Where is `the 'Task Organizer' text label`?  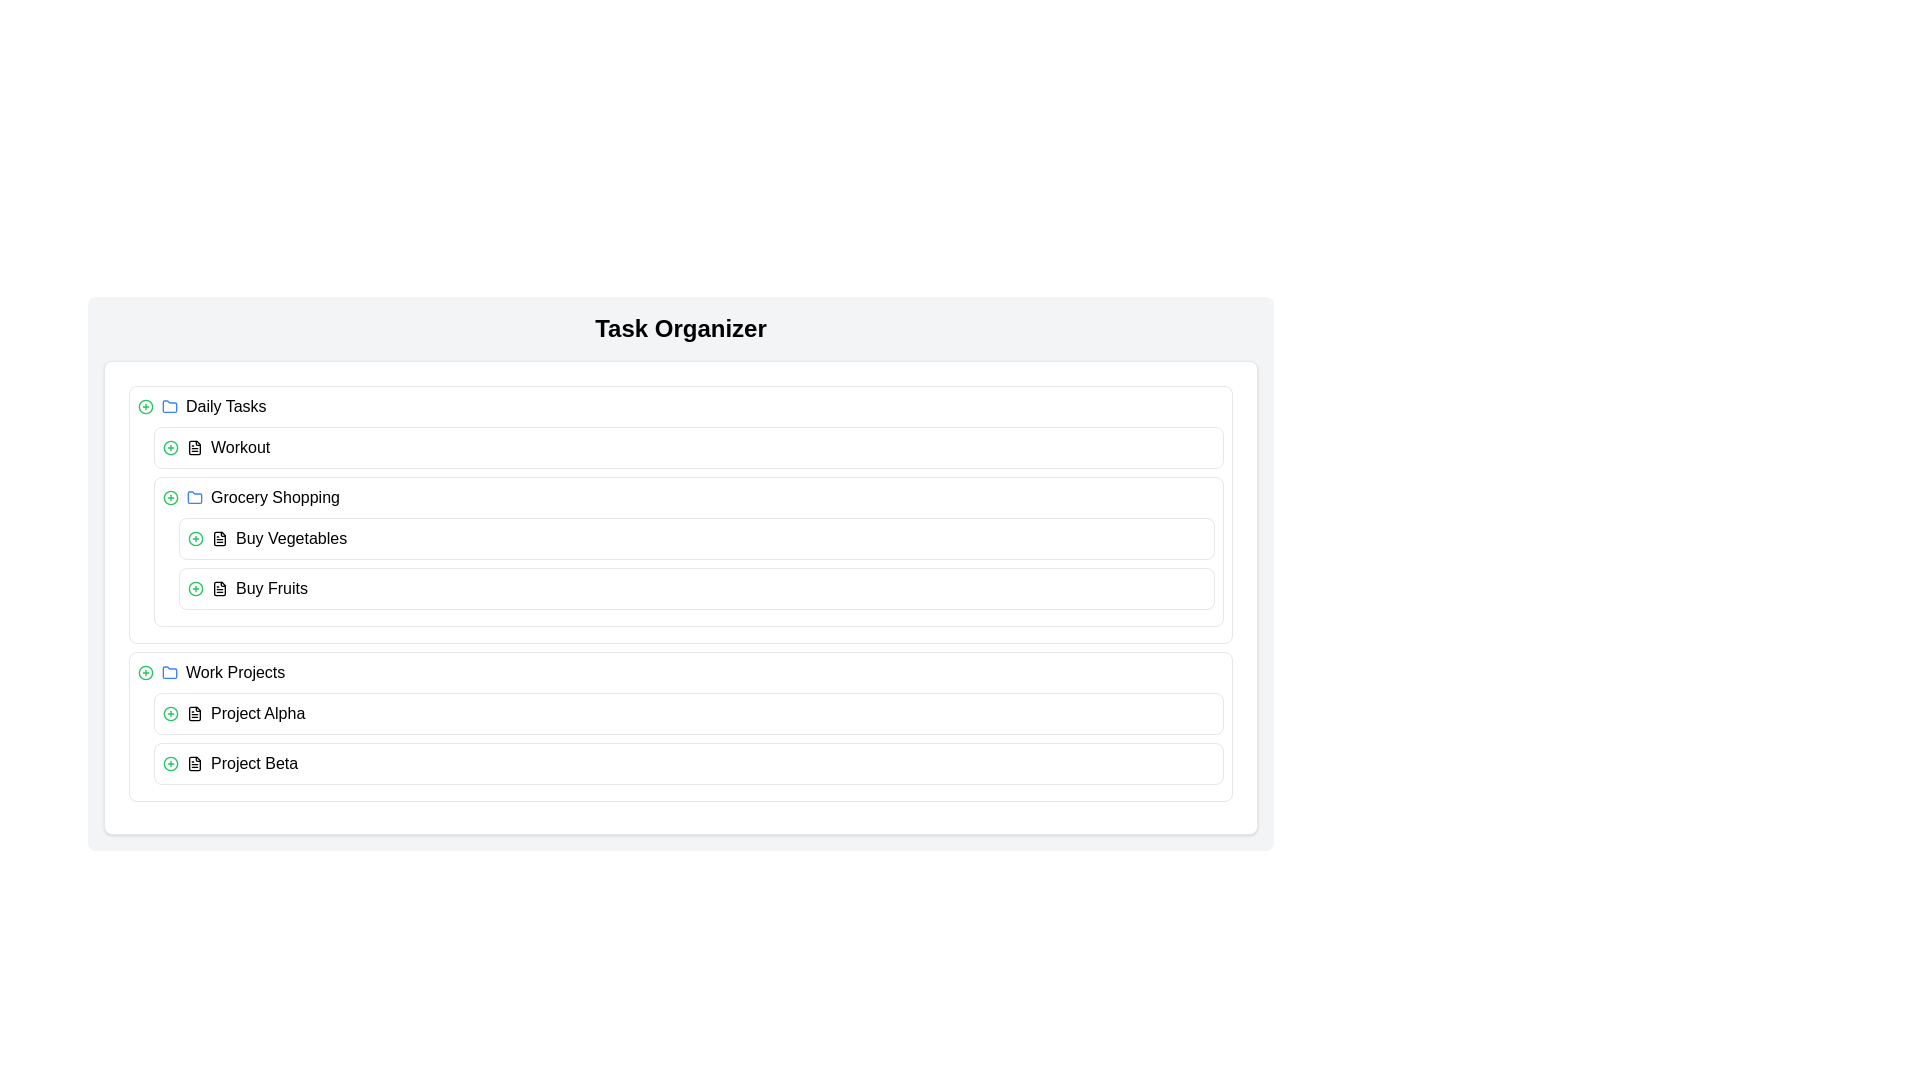 the 'Task Organizer' text label is located at coordinates (225, 406).